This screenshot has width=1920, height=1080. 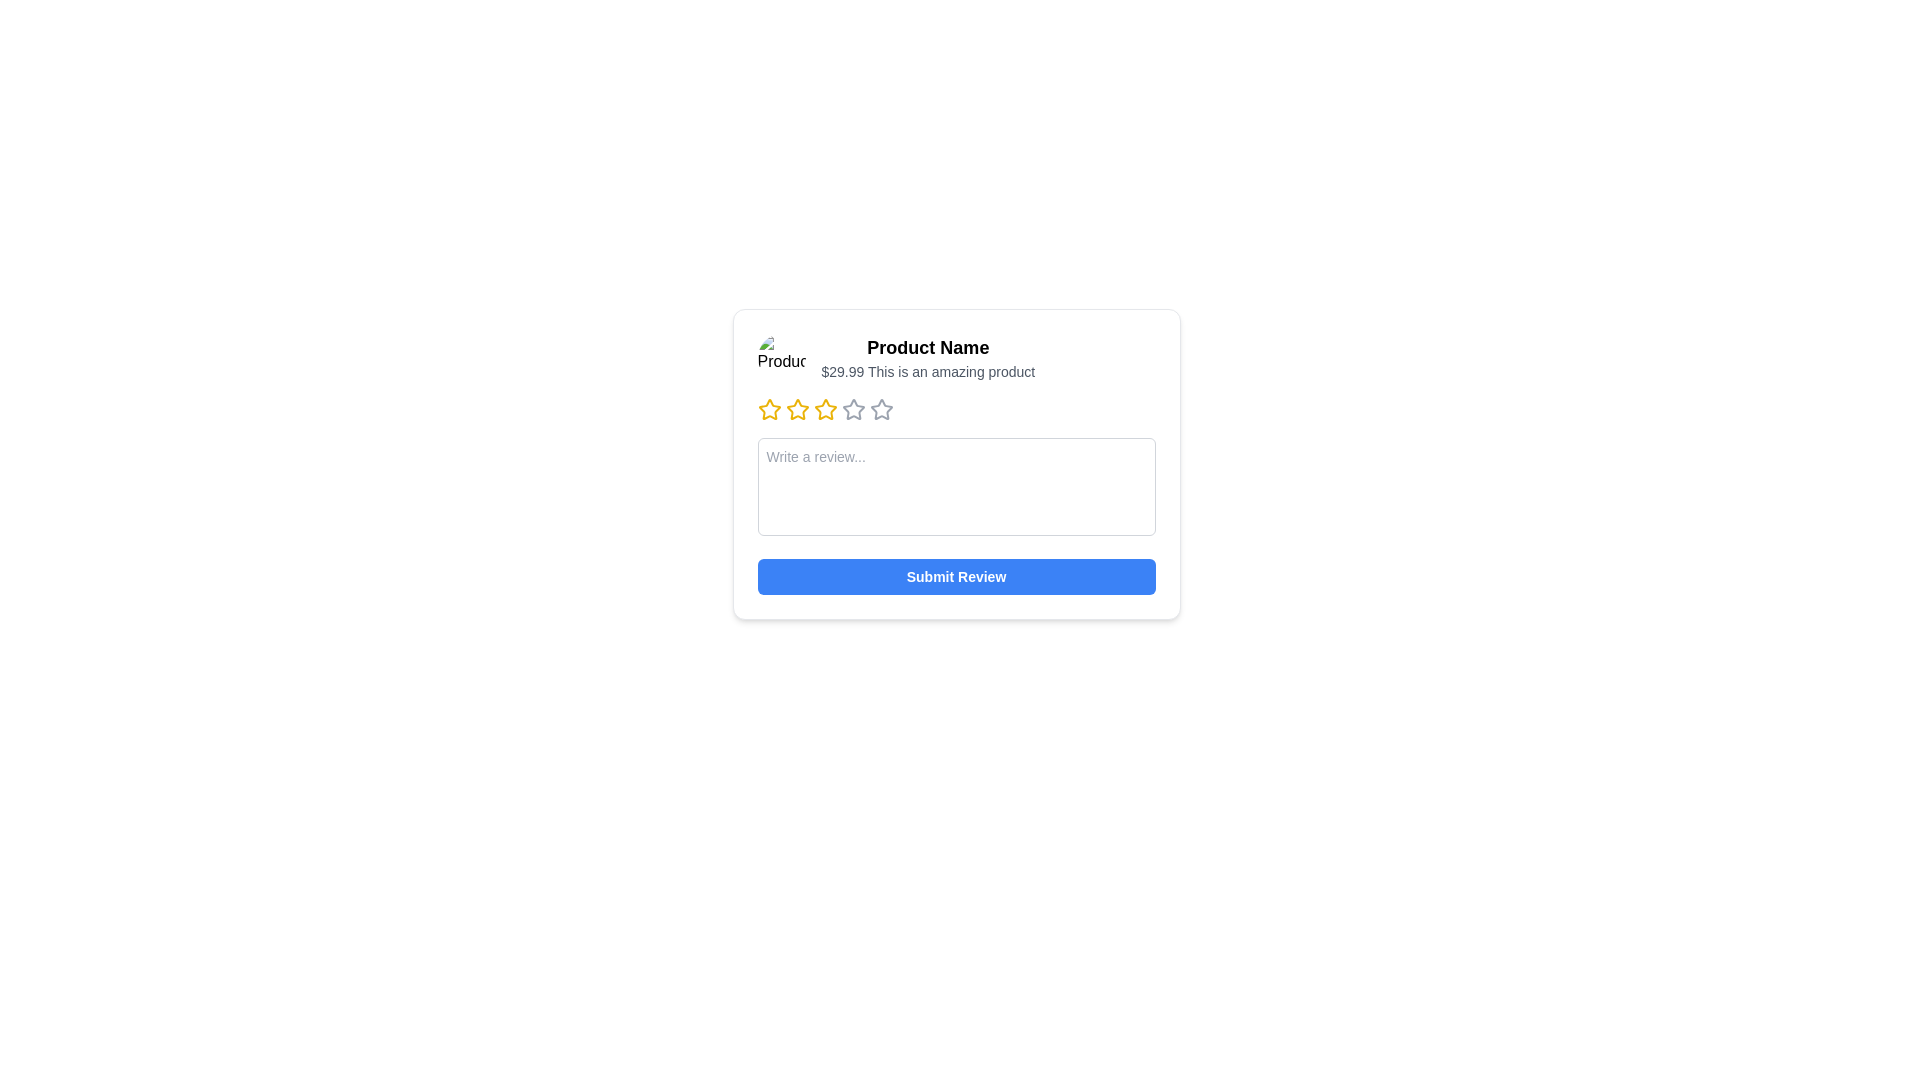 What do you see at coordinates (955, 408) in the screenshot?
I see `the selected star icon in the horizontal bar of interactive star icons` at bounding box center [955, 408].